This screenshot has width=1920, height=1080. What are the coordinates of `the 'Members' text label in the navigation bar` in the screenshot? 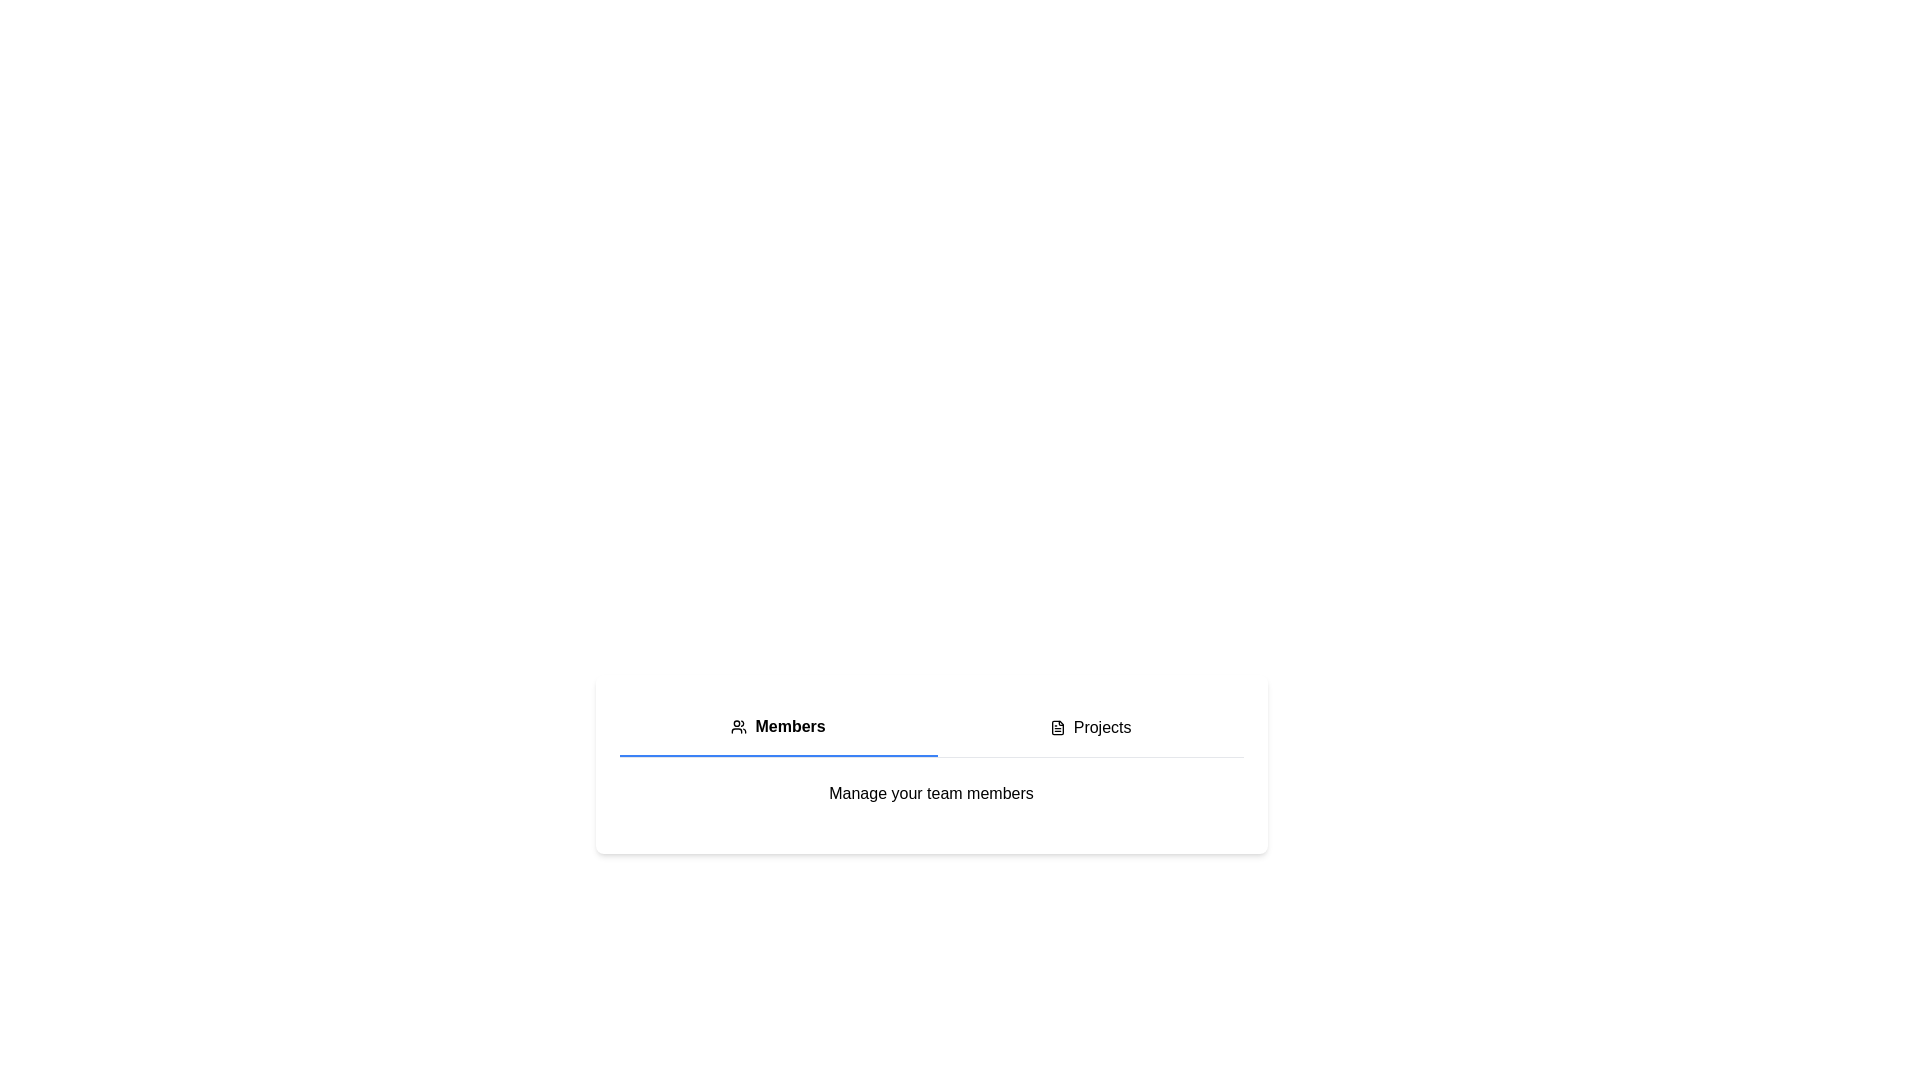 It's located at (789, 726).